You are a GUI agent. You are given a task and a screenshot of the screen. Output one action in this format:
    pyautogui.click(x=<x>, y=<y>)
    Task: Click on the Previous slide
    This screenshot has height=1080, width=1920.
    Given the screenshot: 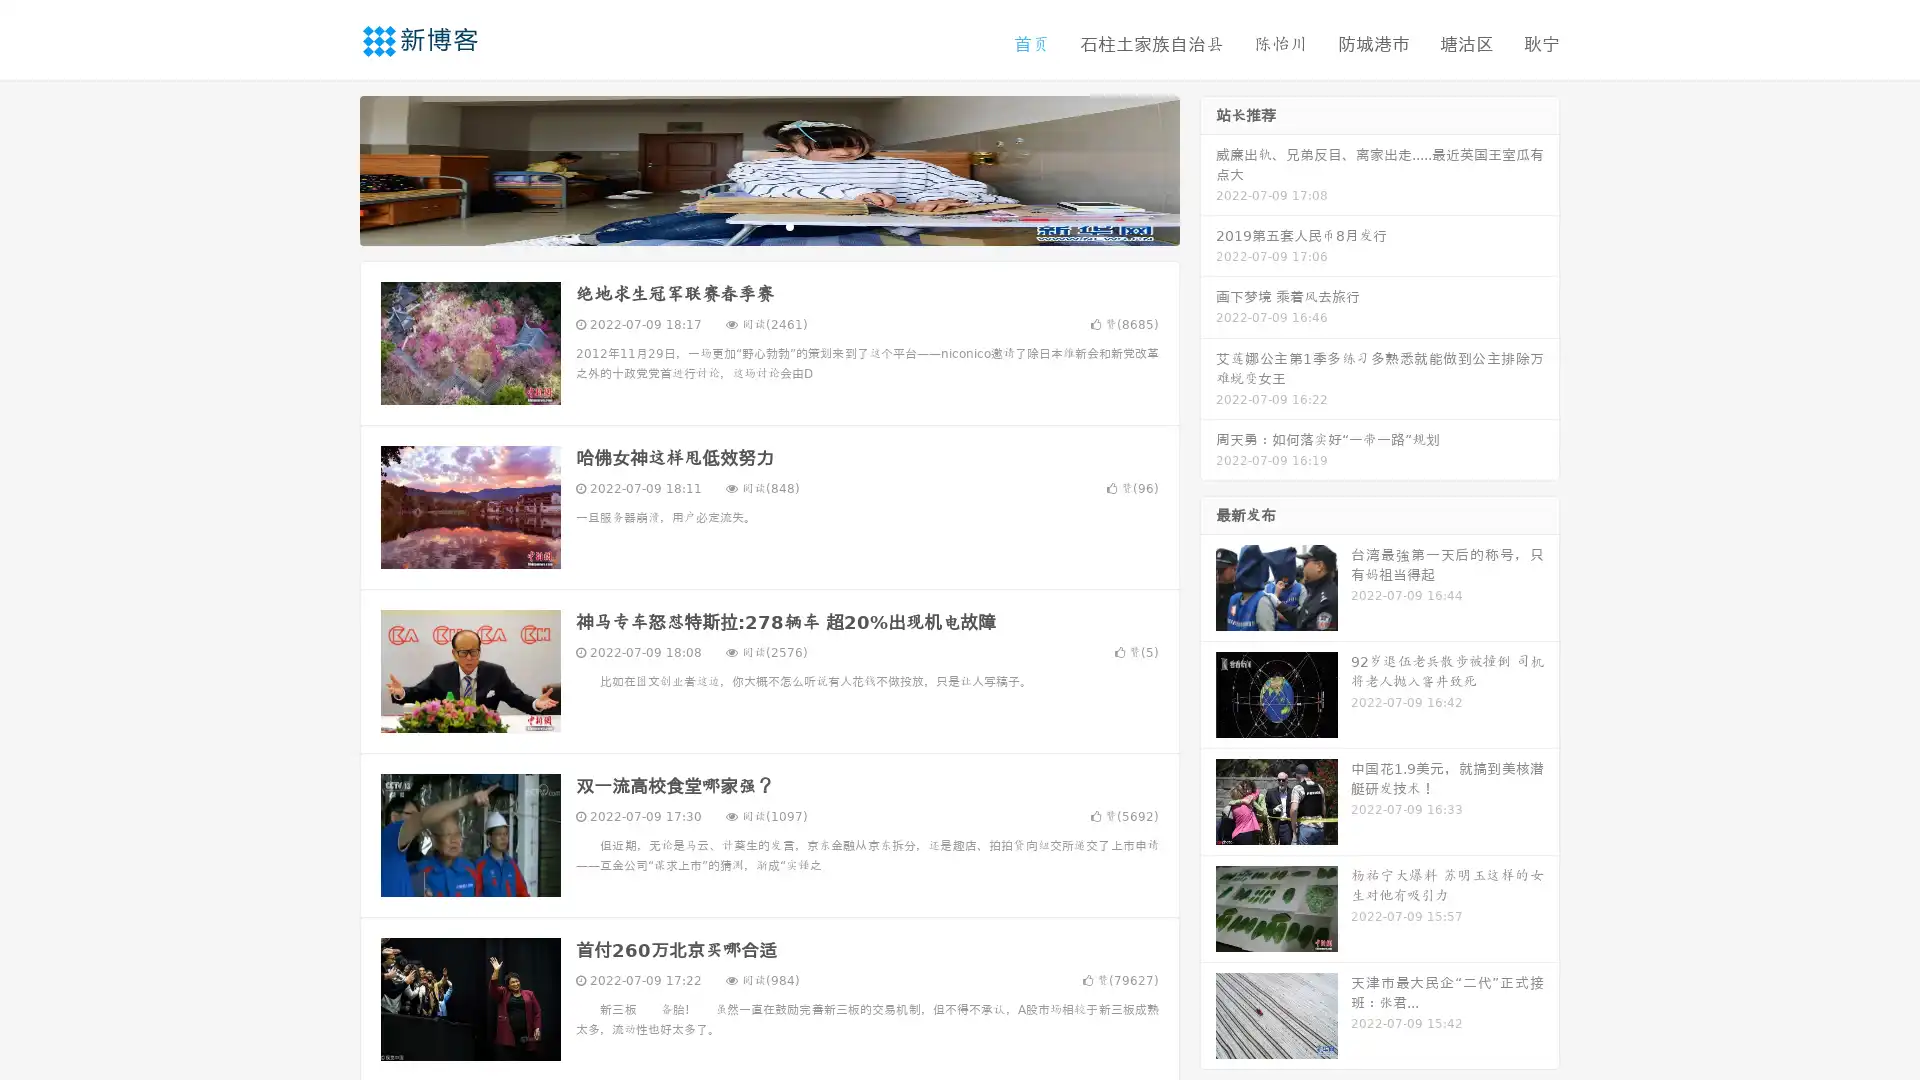 What is the action you would take?
    pyautogui.click(x=330, y=168)
    